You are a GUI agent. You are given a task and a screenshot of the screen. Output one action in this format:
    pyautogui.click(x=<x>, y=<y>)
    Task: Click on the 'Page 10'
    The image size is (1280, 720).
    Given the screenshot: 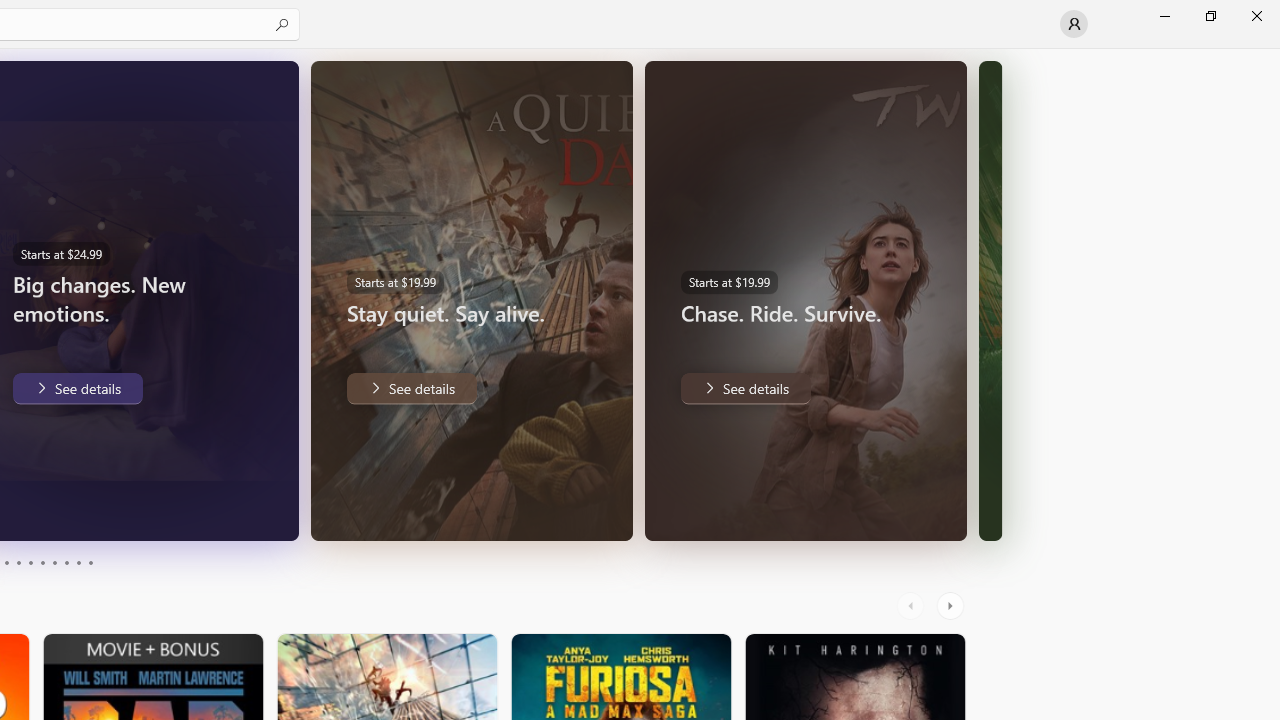 What is the action you would take?
    pyautogui.click(x=89, y=563)
    